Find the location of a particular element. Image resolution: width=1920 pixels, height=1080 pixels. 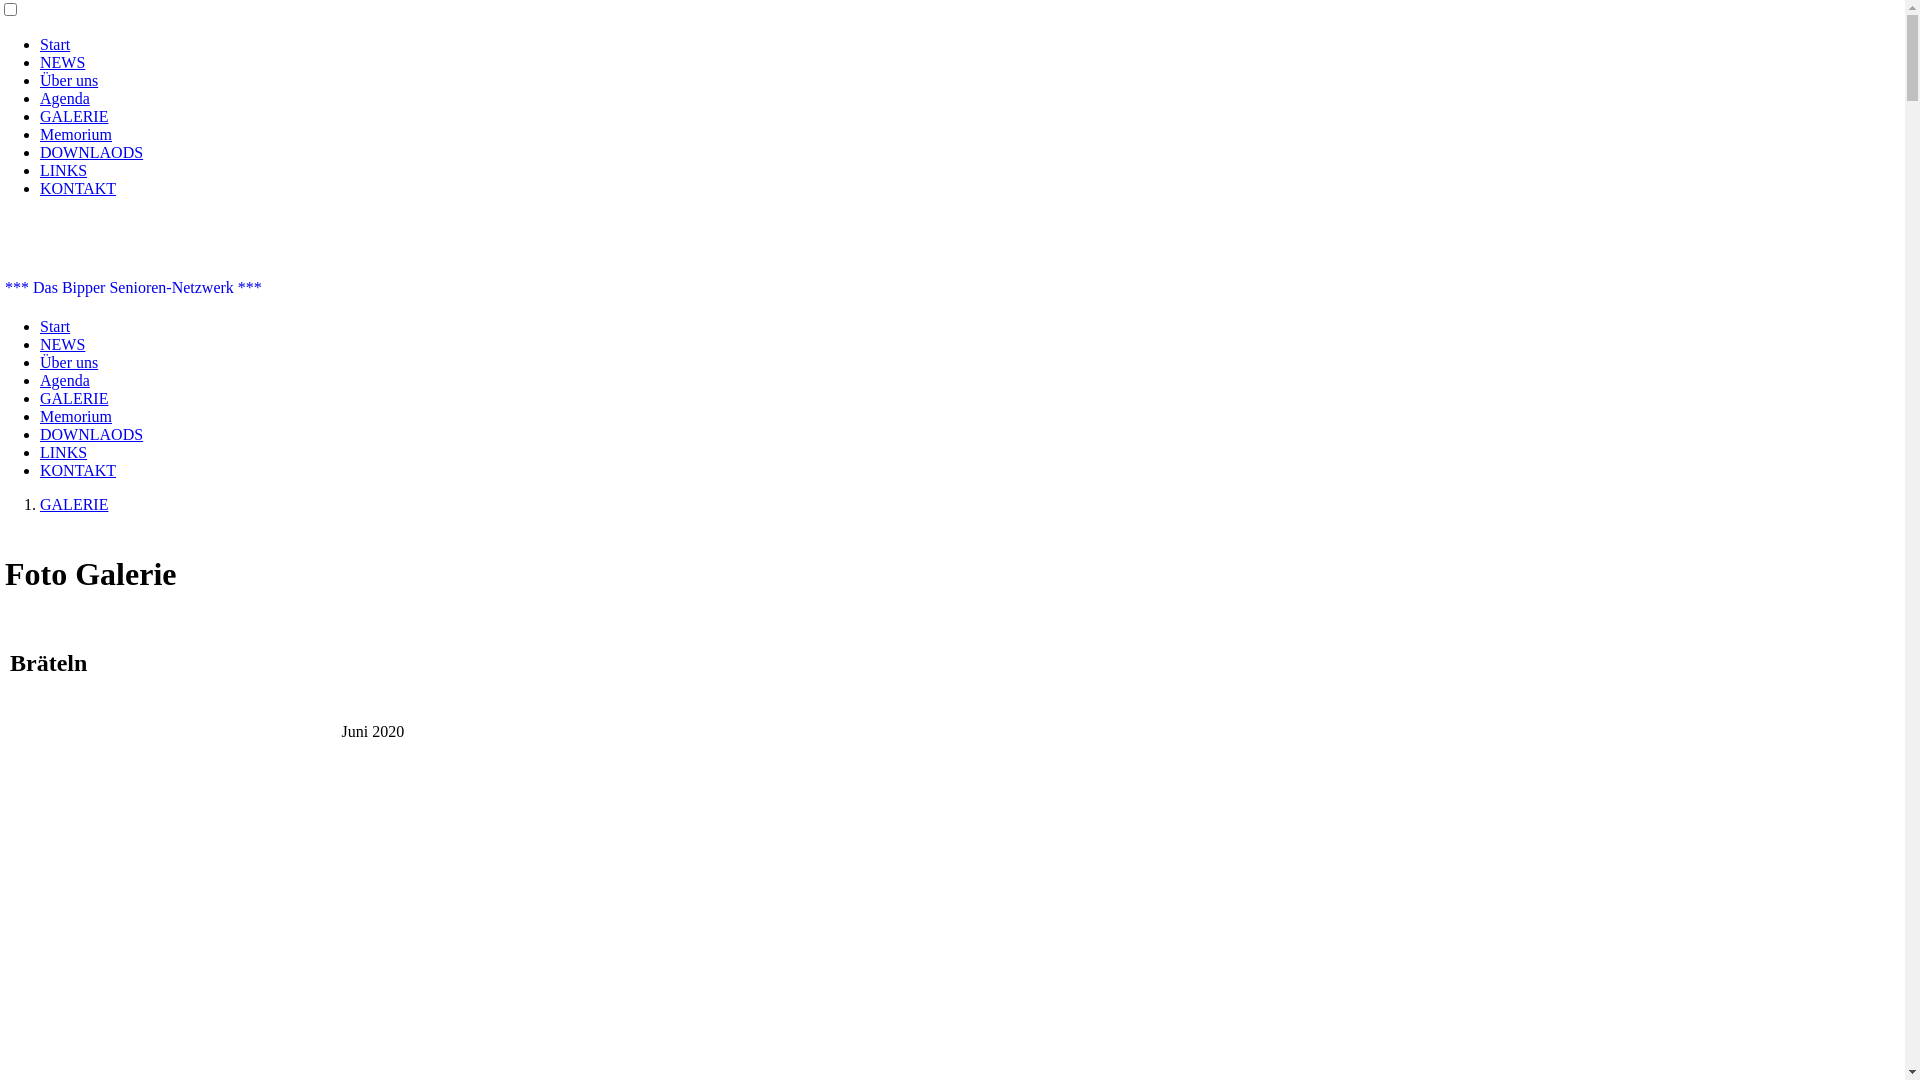

'GALERIE' is located at coordinates (73, 398).